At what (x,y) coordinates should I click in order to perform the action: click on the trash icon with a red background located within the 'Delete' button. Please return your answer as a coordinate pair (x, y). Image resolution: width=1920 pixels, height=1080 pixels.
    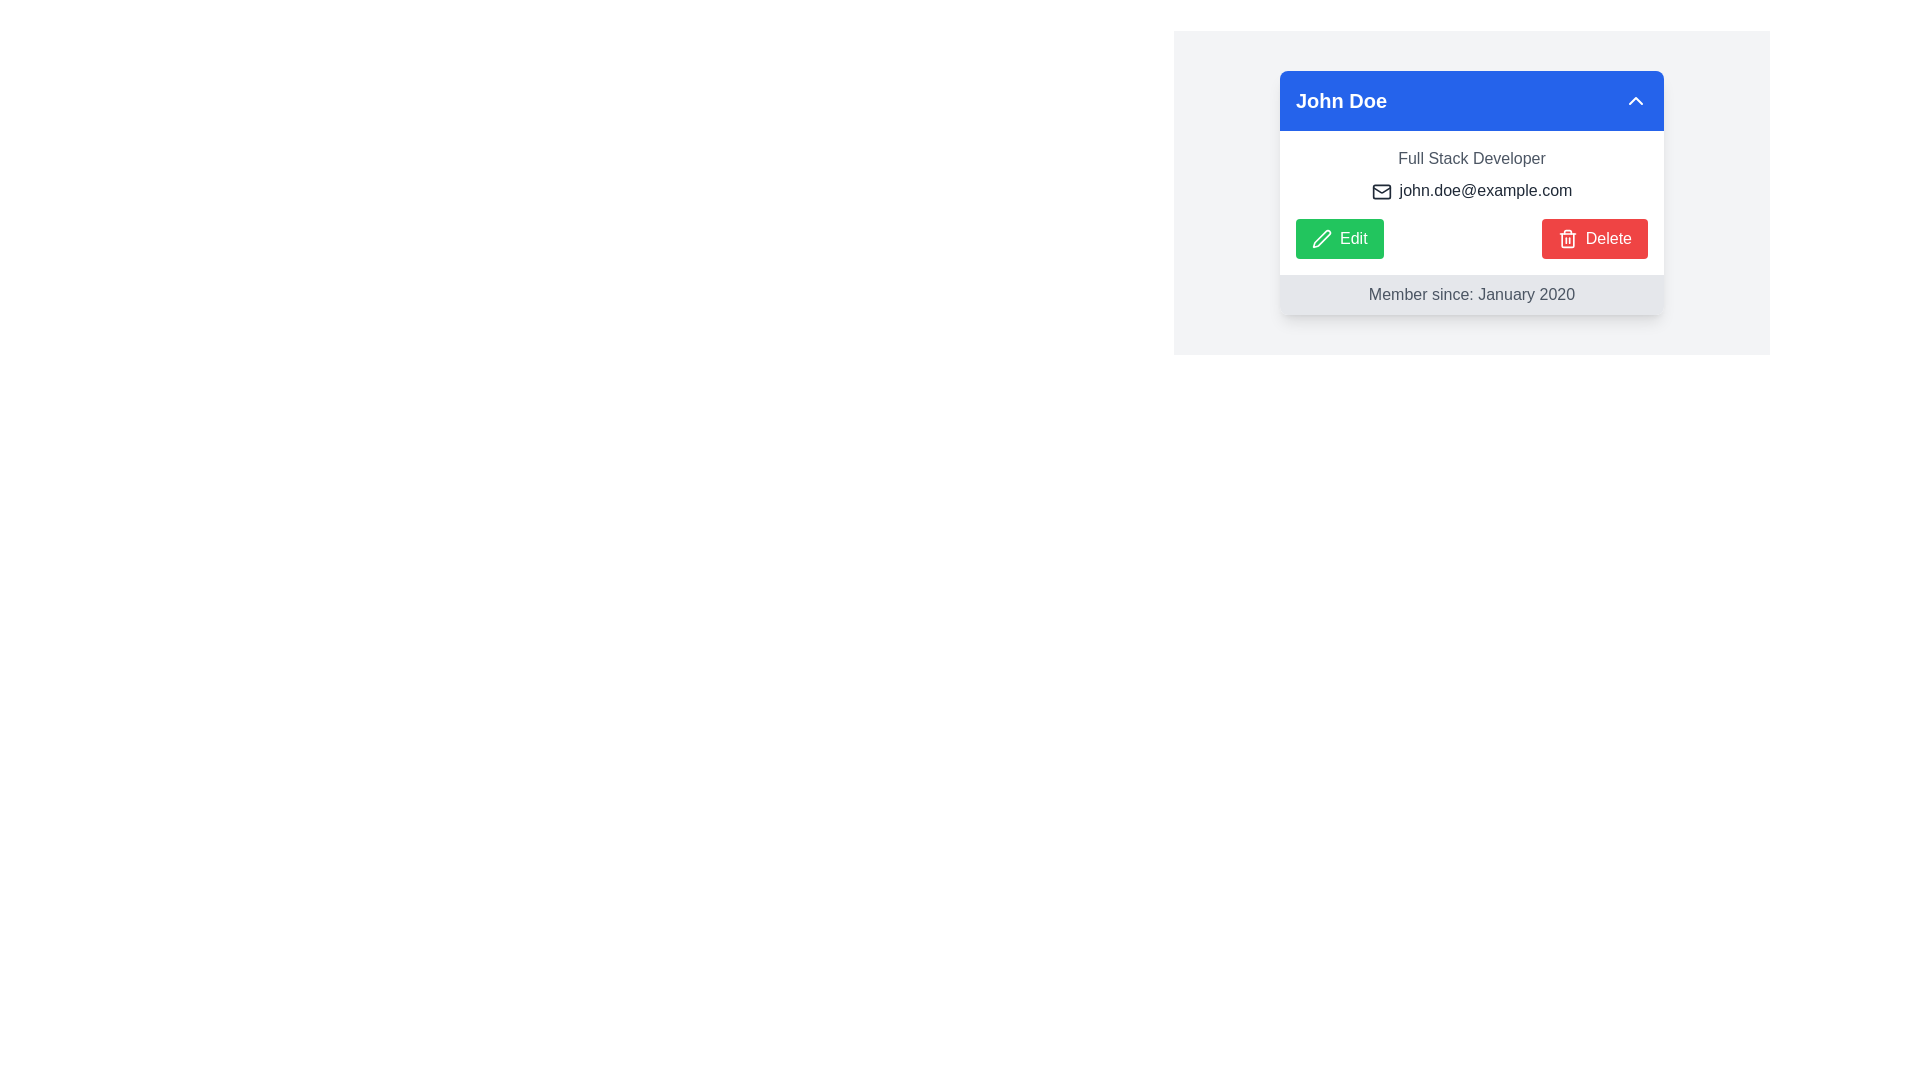
    Looking at the image, I should click on (1566, 238).